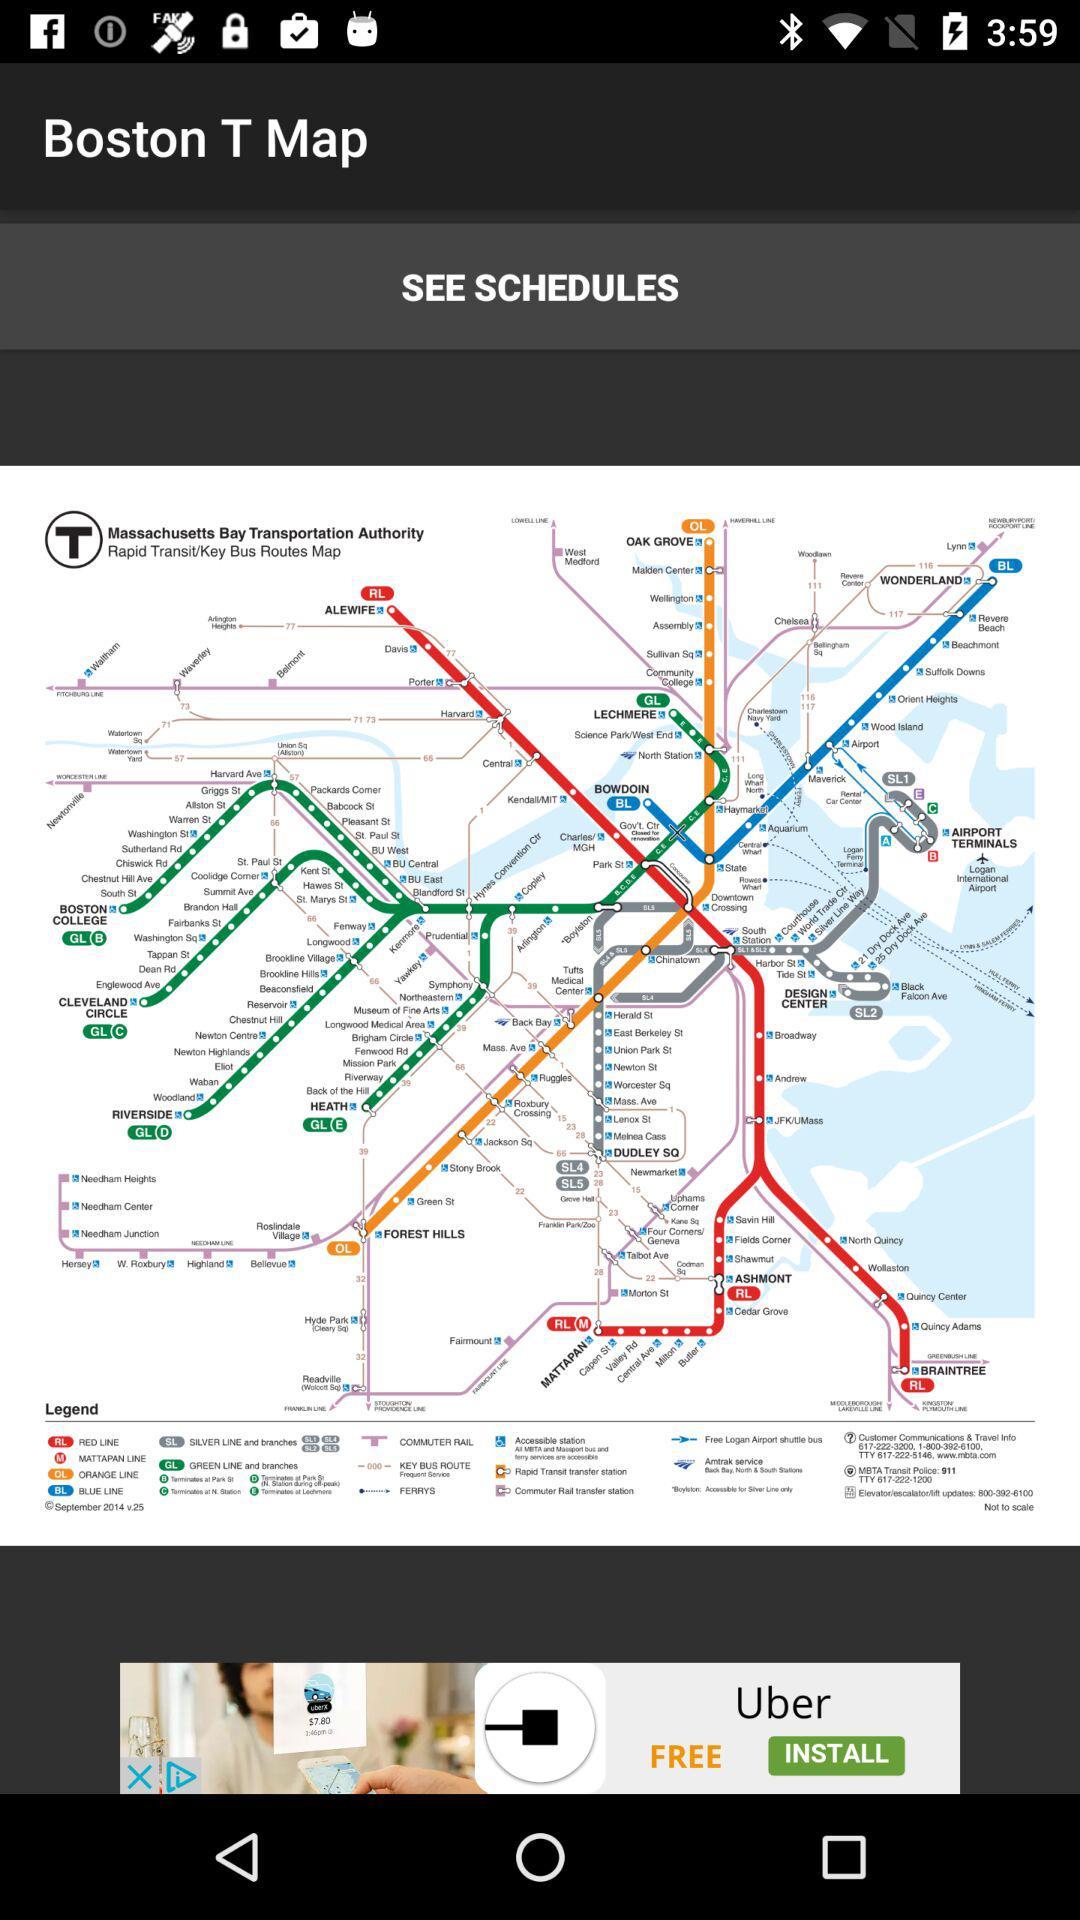  Describe the element at coordinates (540, 1006) in the screenshot. I see `zoom map` at that location.